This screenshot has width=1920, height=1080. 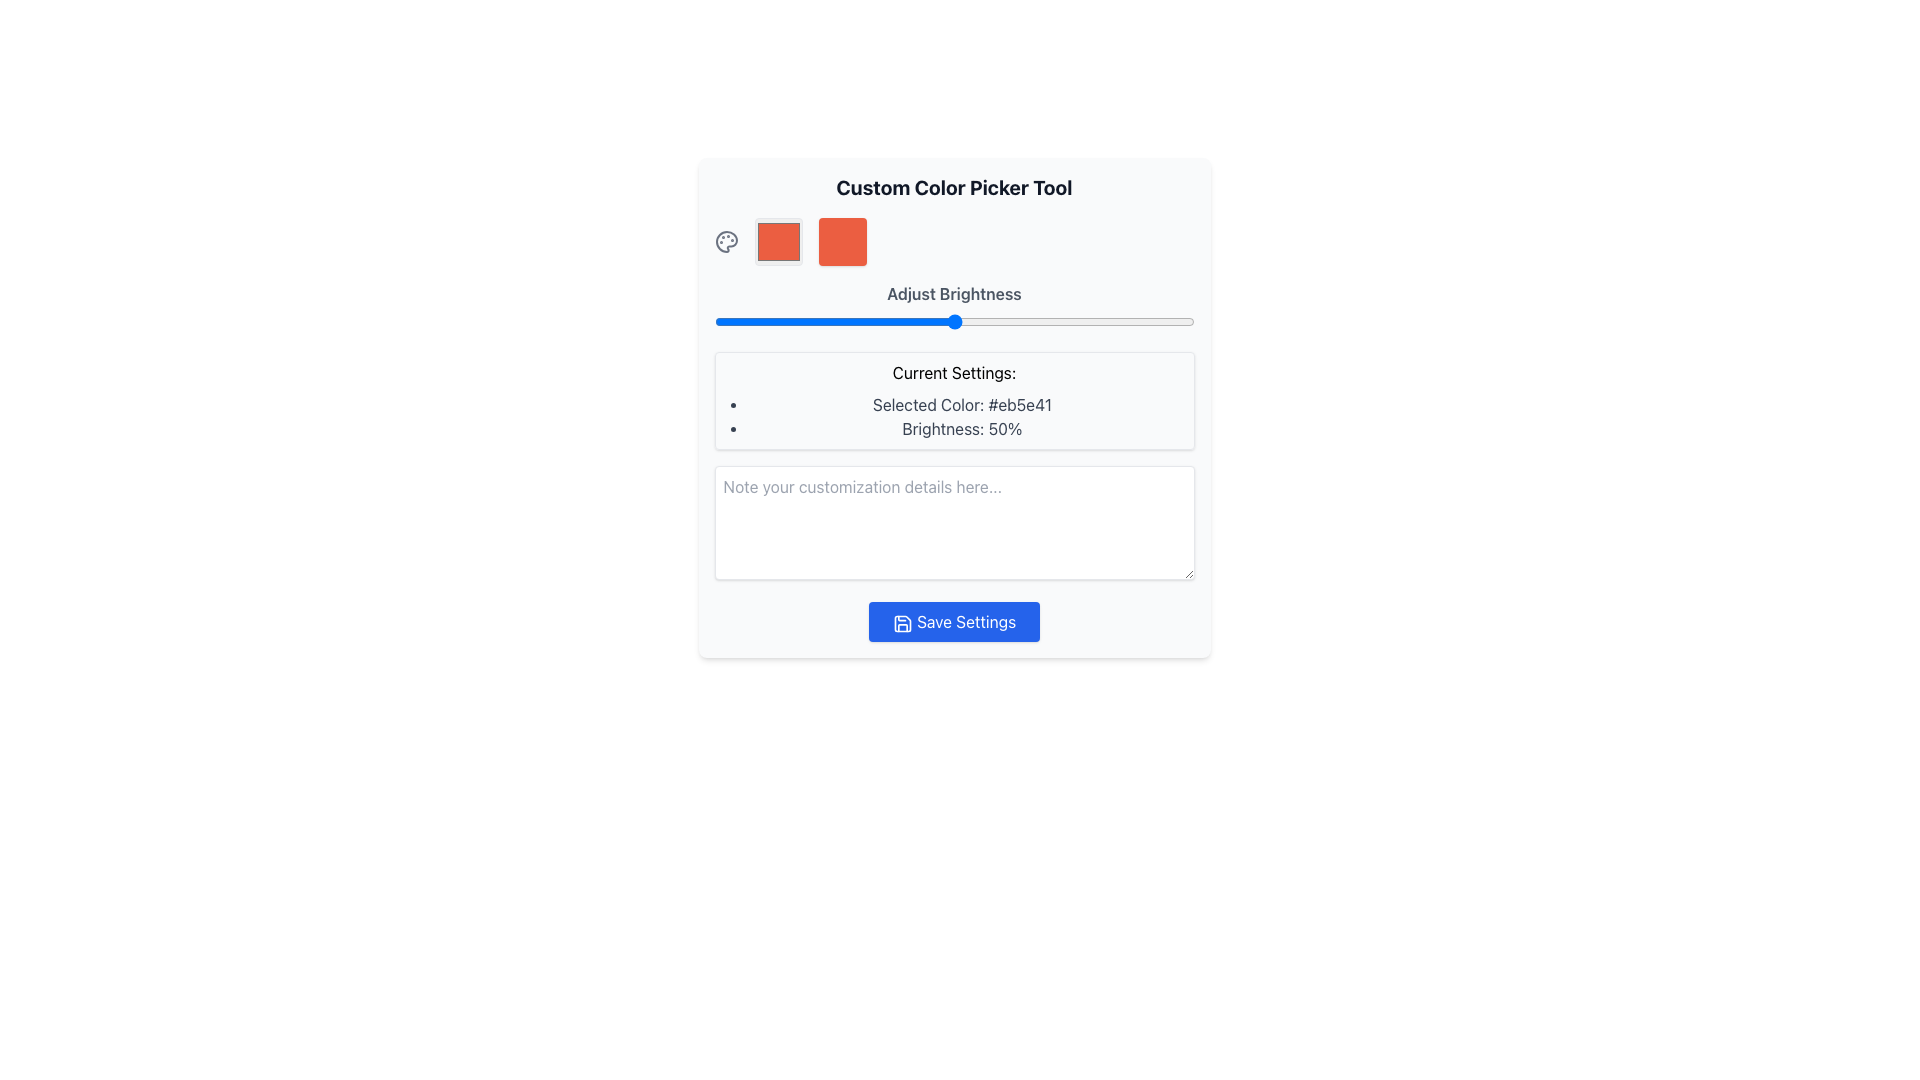 What do you see at coordinates (953, 188) in the screenshot?
I see `the header text that indicates the custom color picker tool, which is positioned at the top center of the module` at bounding box center [953, 188].